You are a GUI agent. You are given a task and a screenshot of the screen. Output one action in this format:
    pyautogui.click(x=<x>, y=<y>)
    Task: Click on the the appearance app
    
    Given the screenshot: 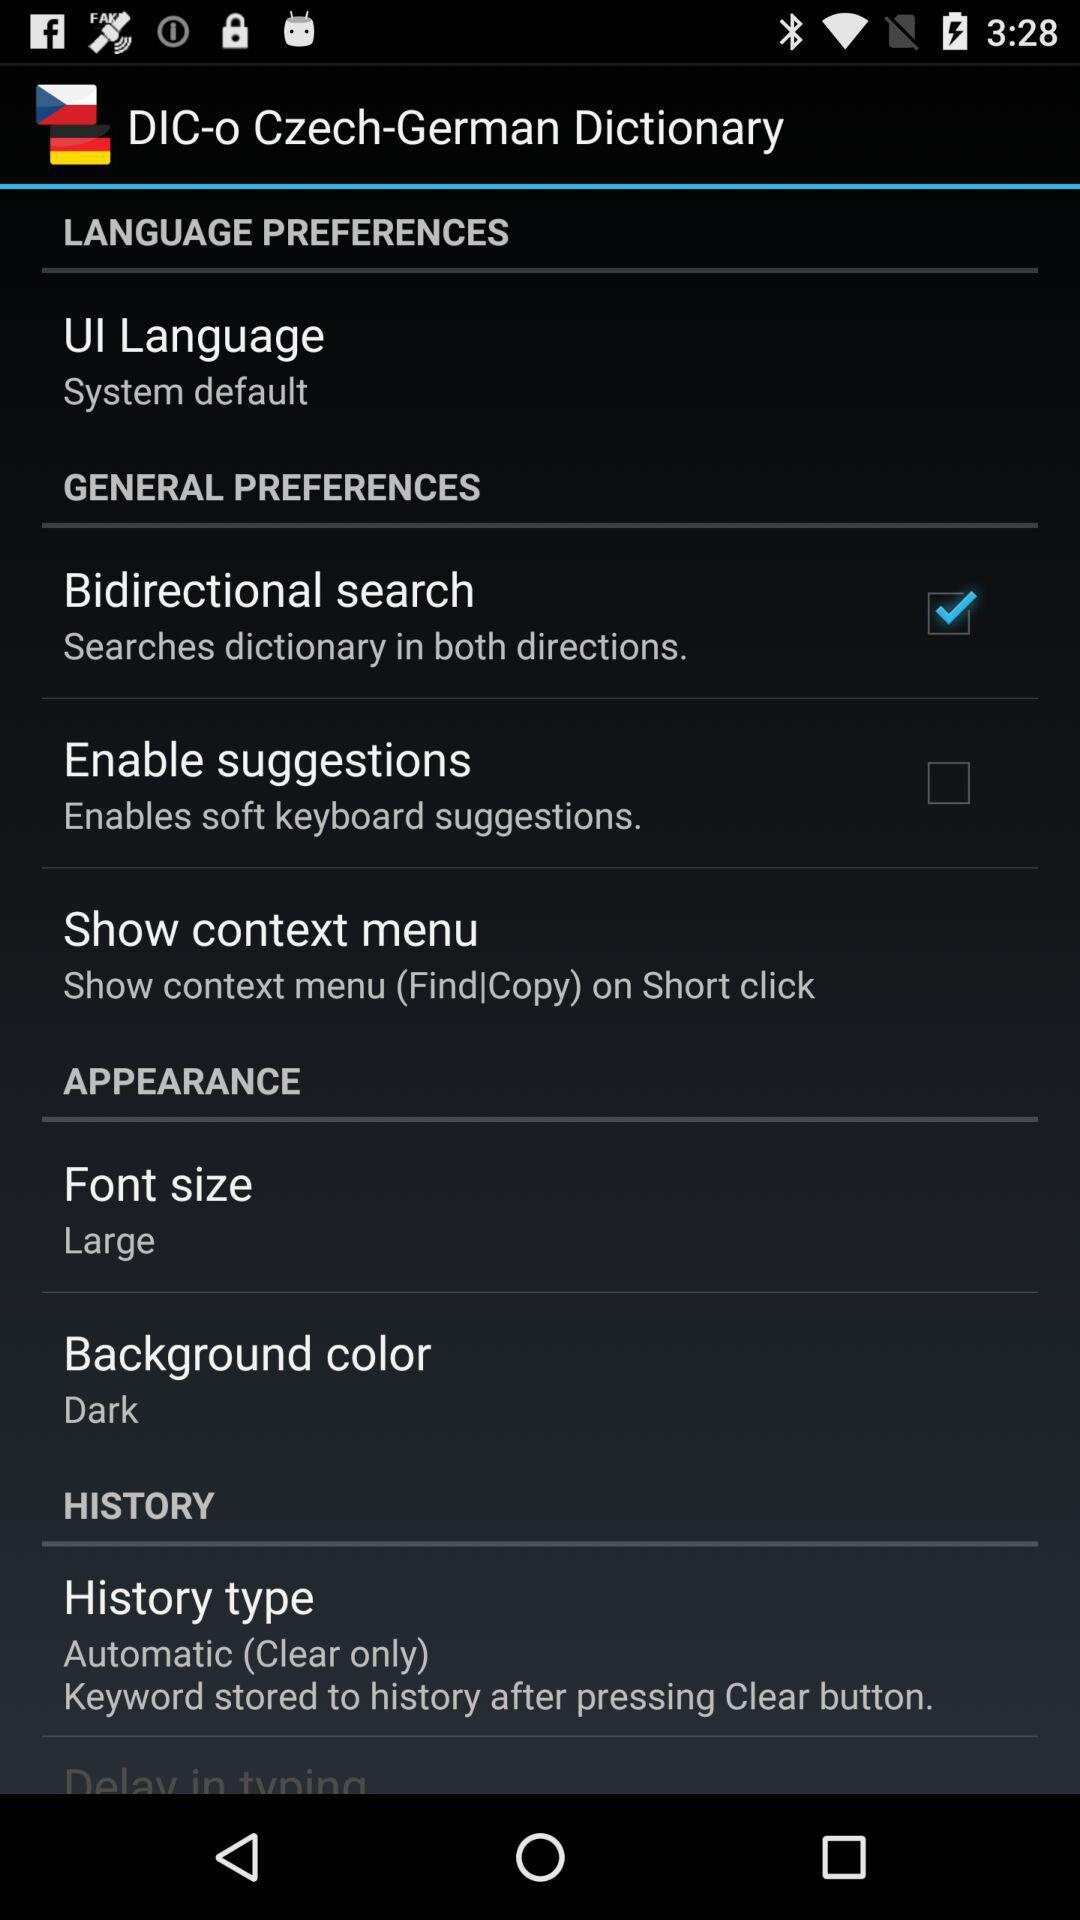 What is the action you would take?
    pyautogui.click(x=540, y=1079)
    